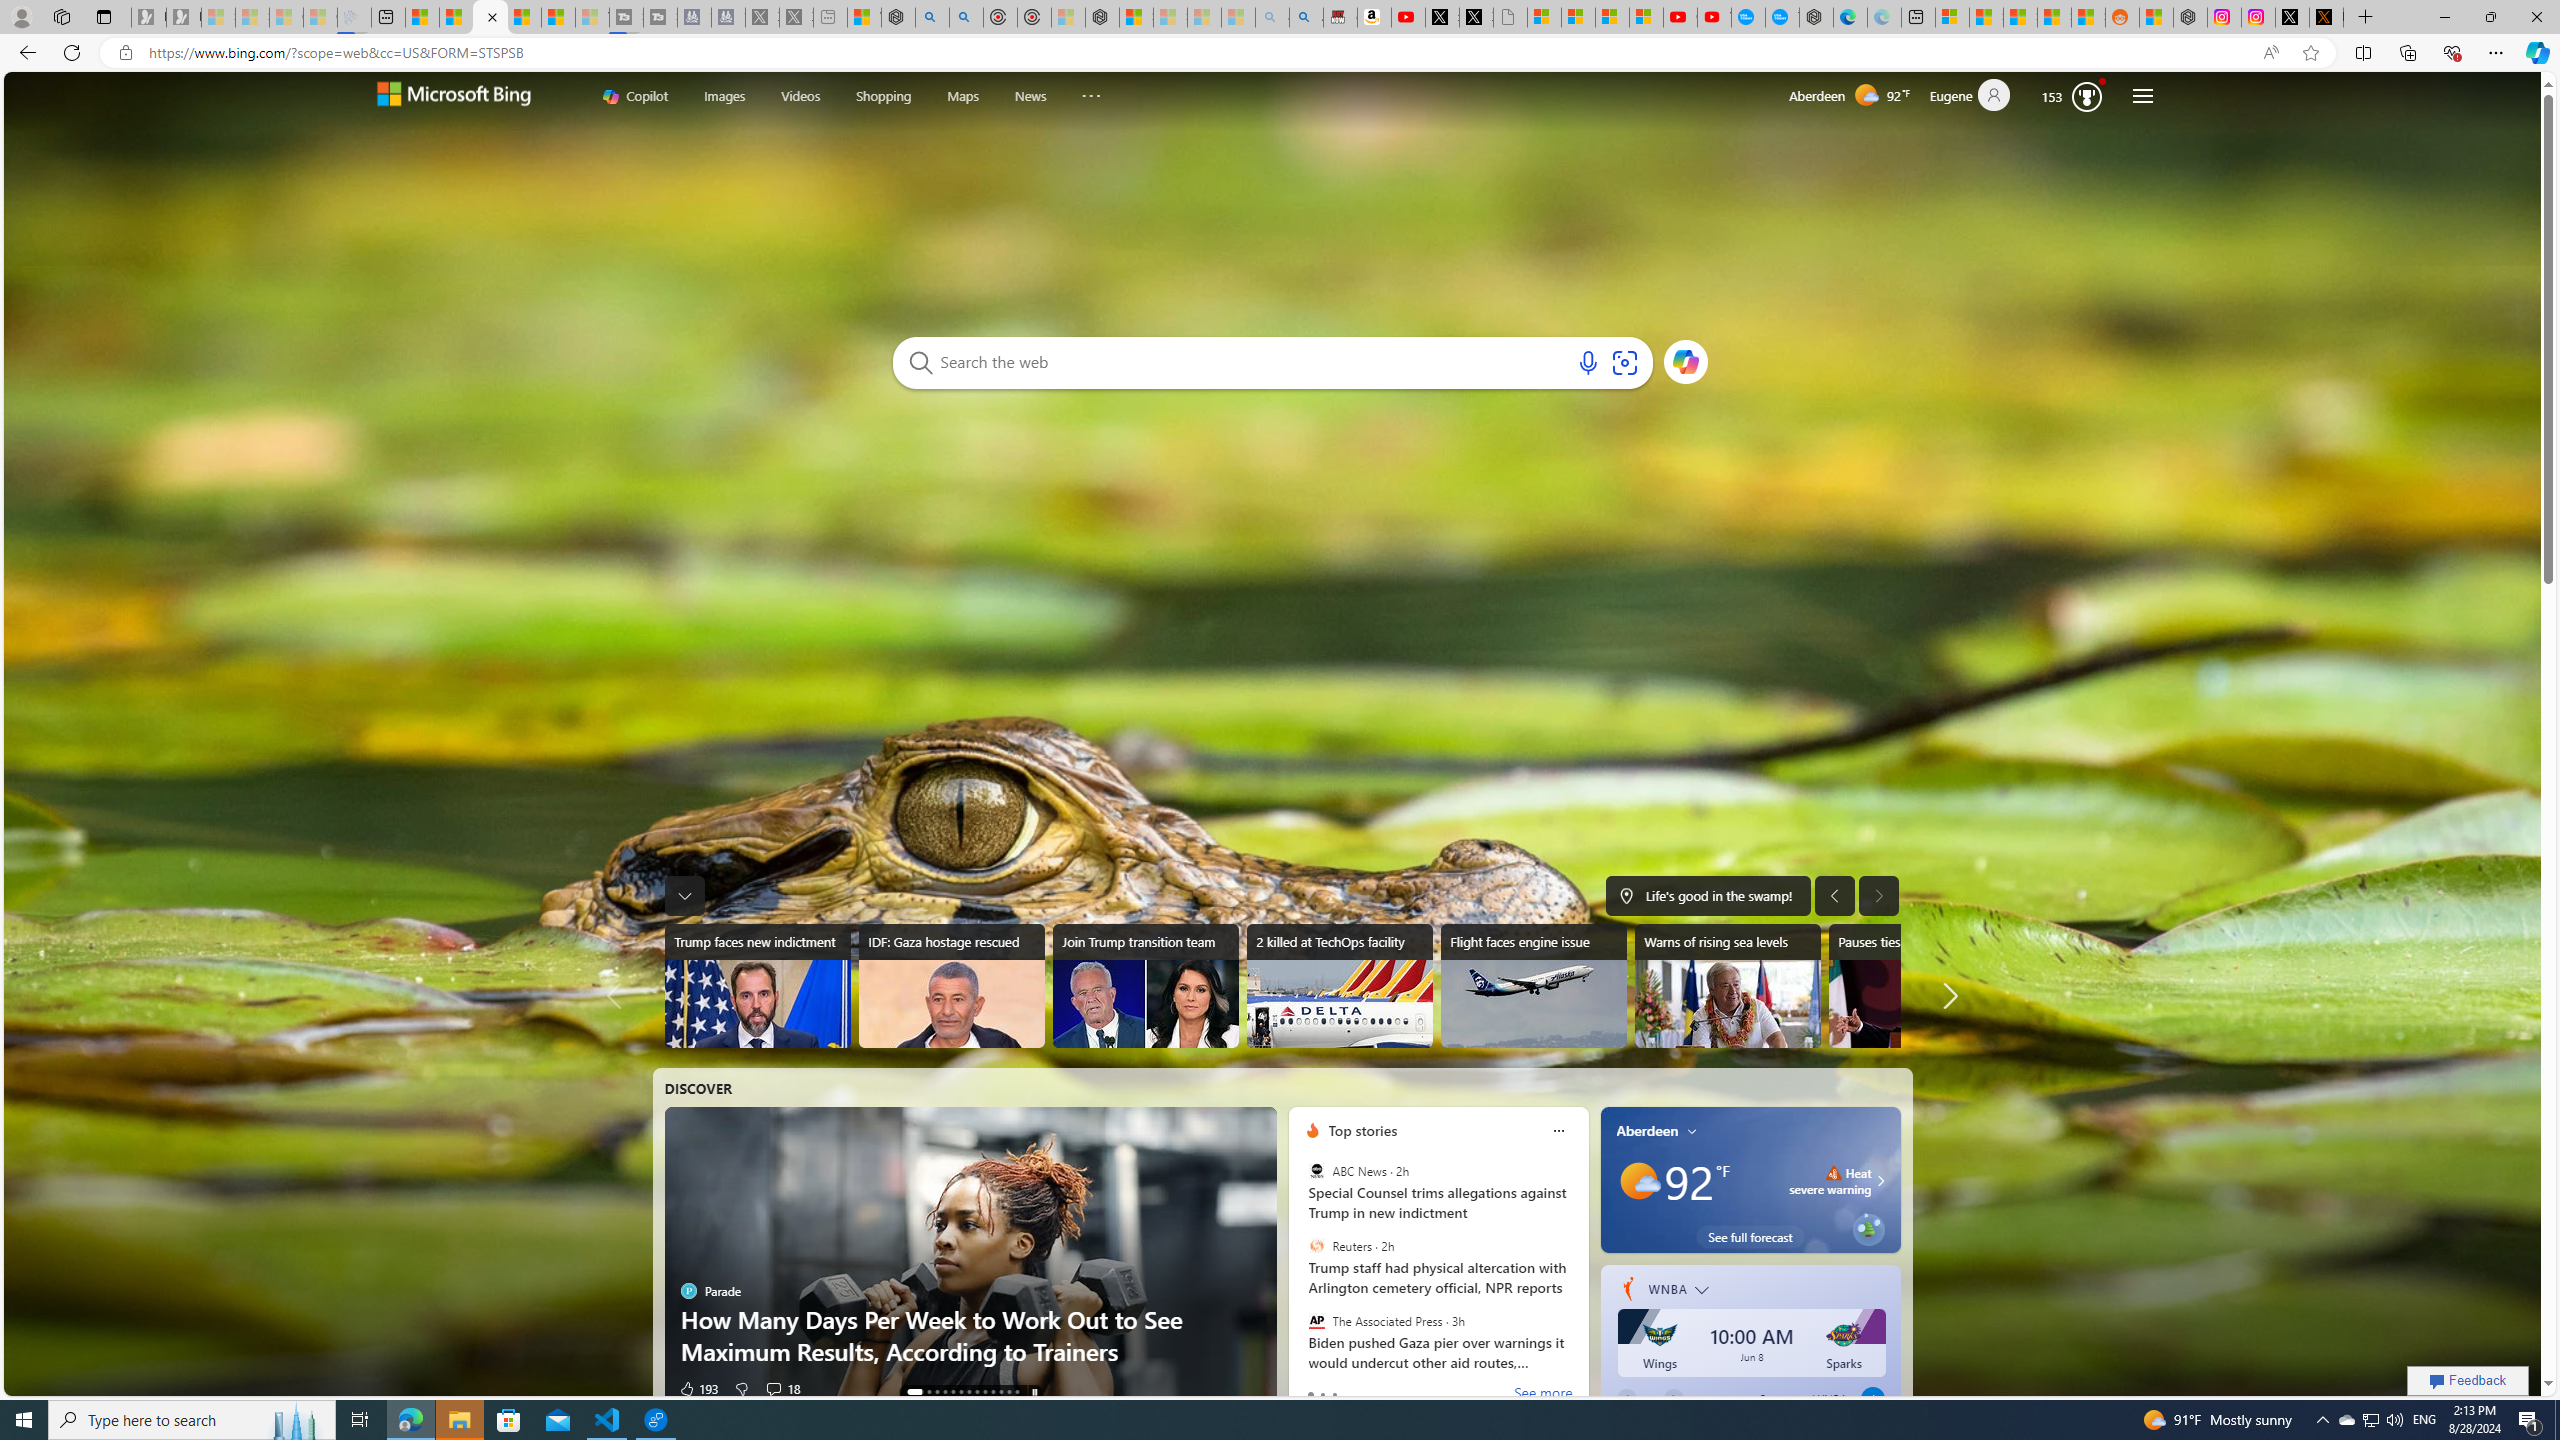  I want to click on 'Aberdeen', so click(1646, 1130).